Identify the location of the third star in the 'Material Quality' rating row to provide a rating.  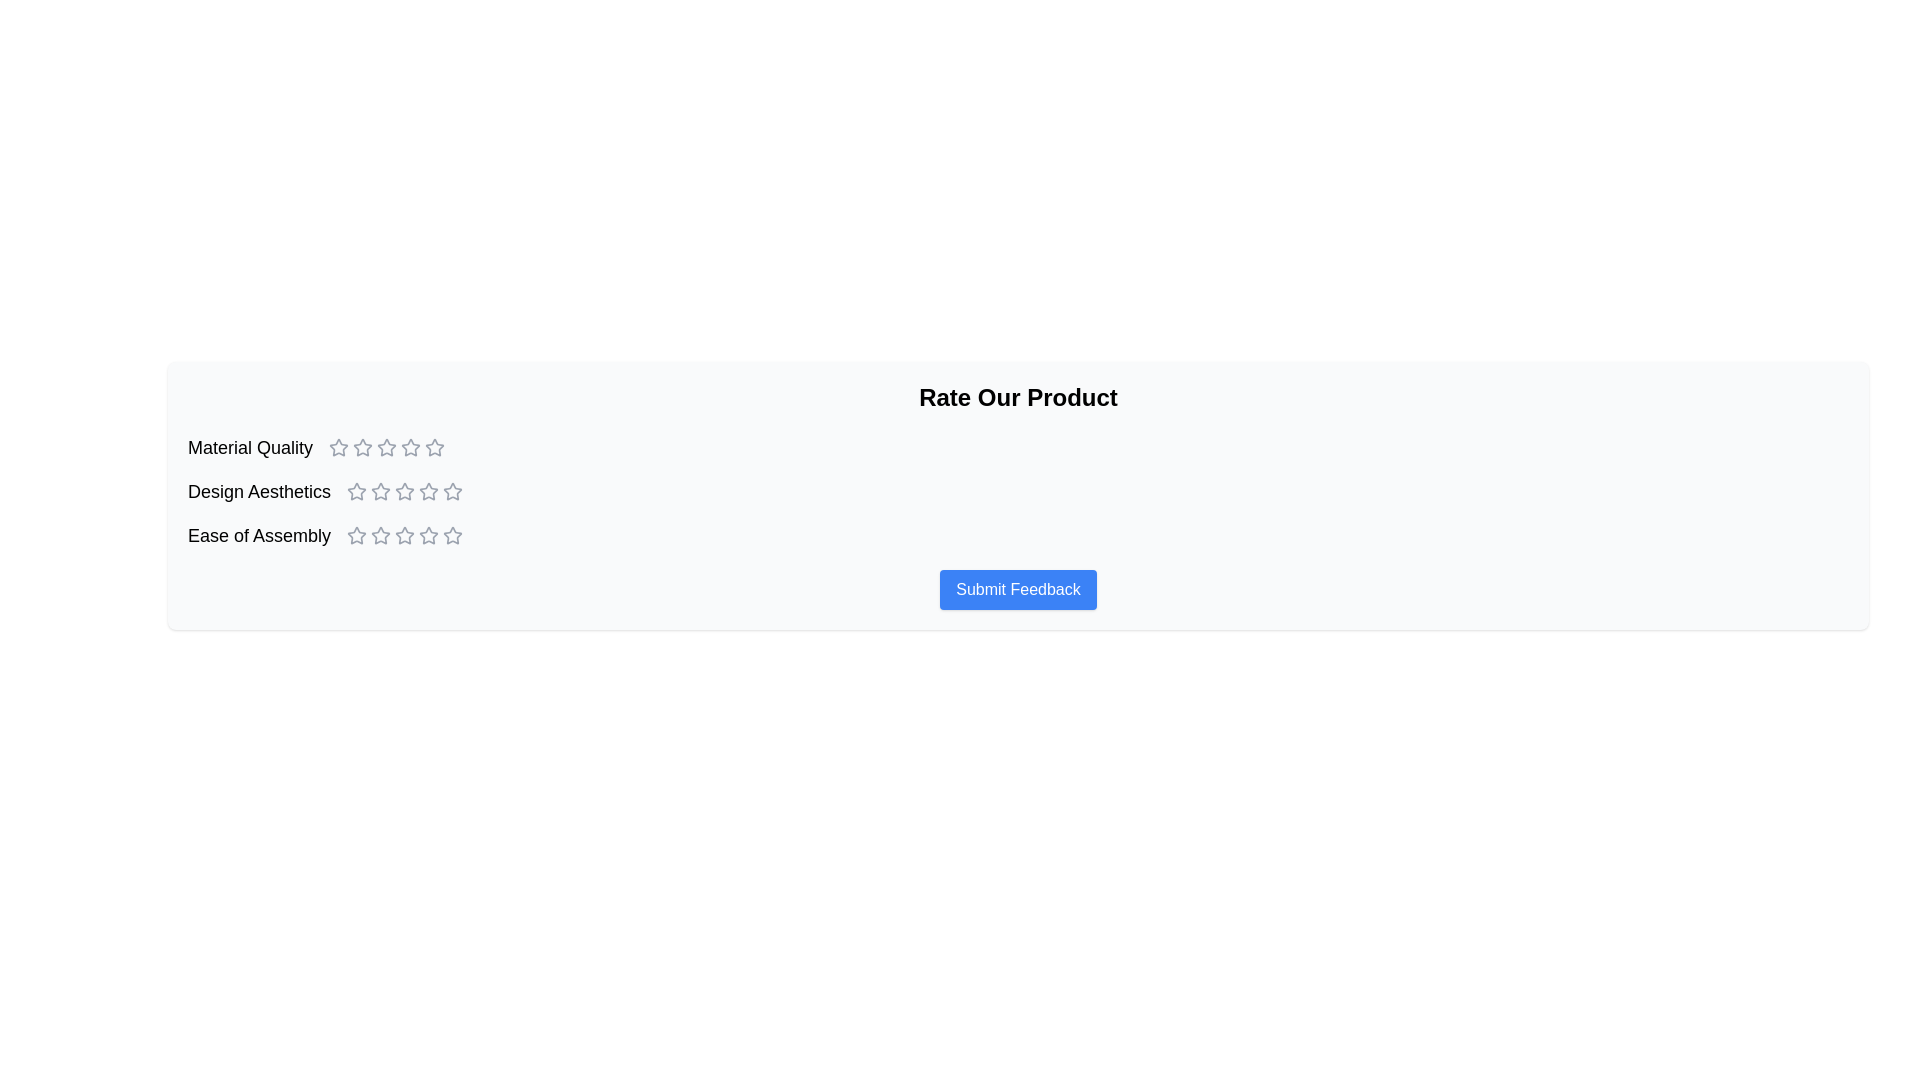
(410, 446).